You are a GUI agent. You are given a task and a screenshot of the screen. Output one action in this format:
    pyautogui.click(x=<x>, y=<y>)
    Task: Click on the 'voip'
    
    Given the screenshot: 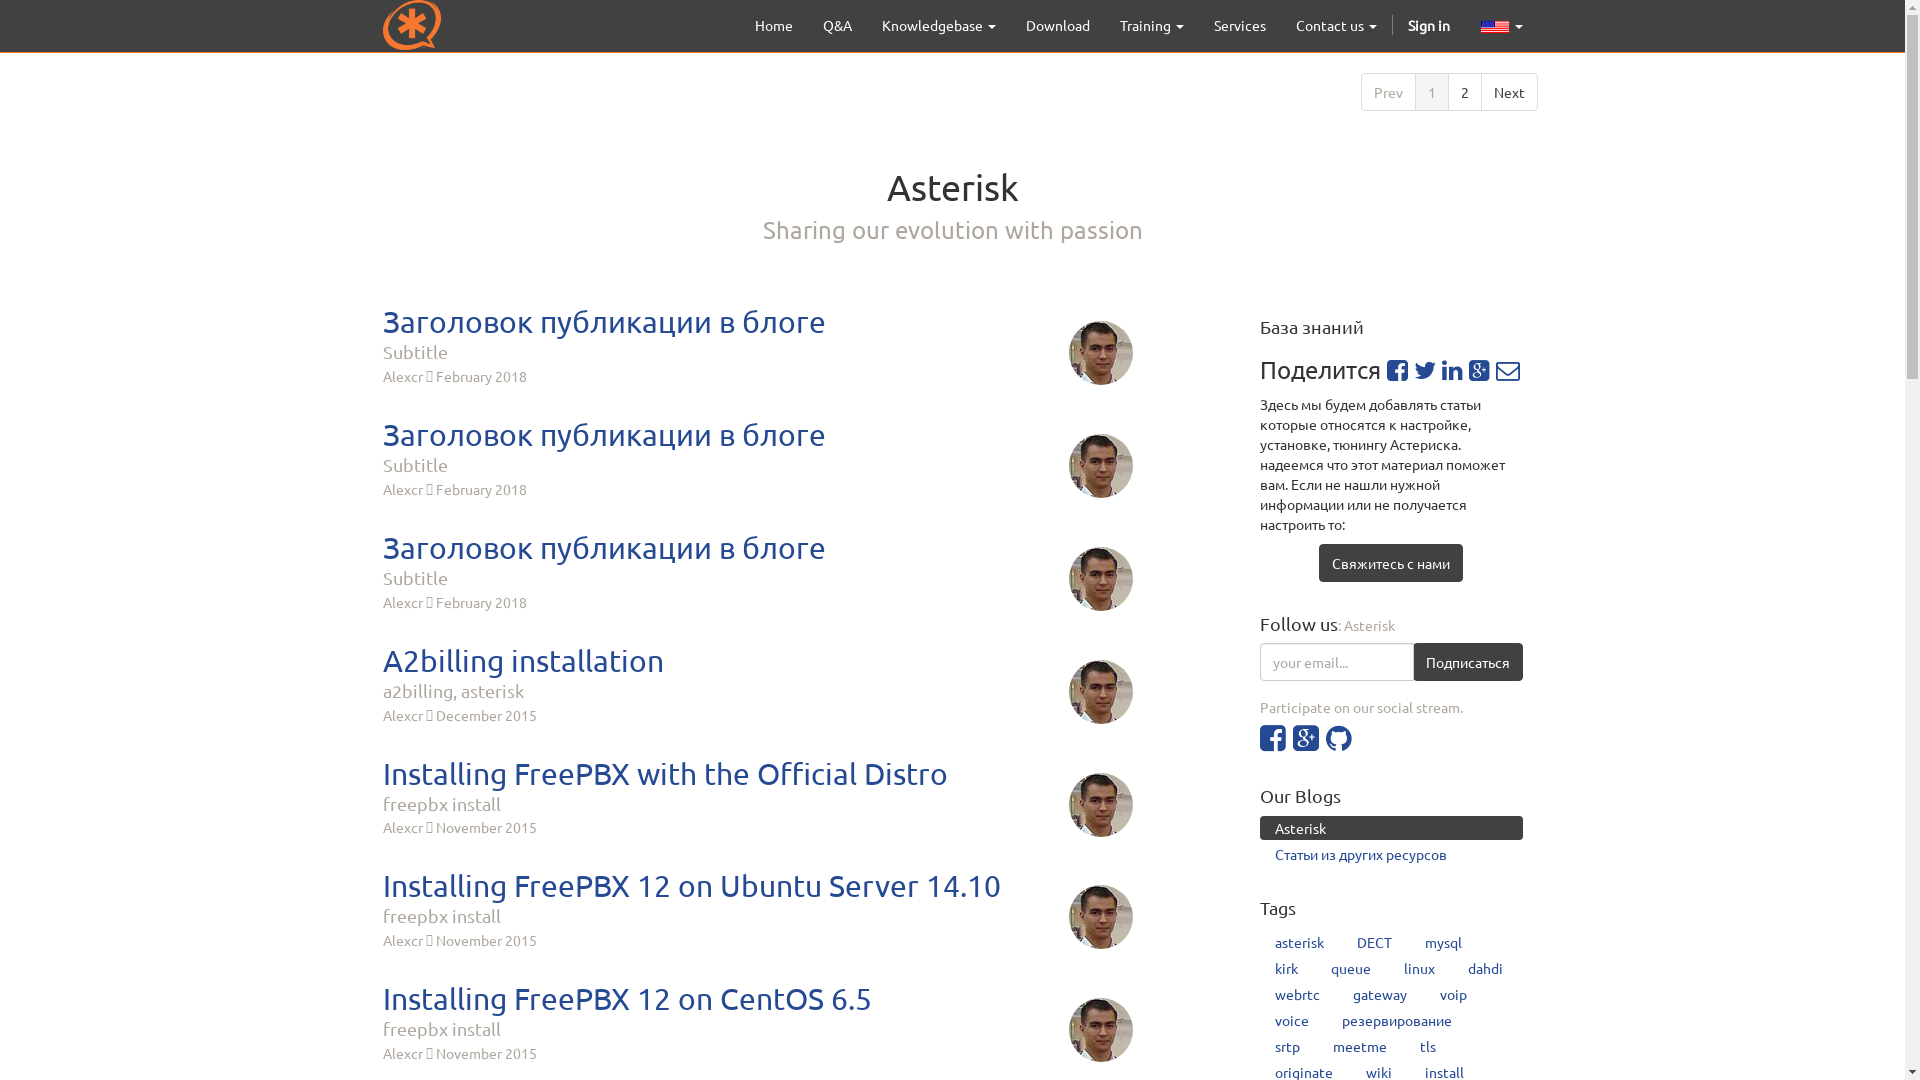 What is the action you would take?
    pyautogui.click(x=1453, y=994)
    